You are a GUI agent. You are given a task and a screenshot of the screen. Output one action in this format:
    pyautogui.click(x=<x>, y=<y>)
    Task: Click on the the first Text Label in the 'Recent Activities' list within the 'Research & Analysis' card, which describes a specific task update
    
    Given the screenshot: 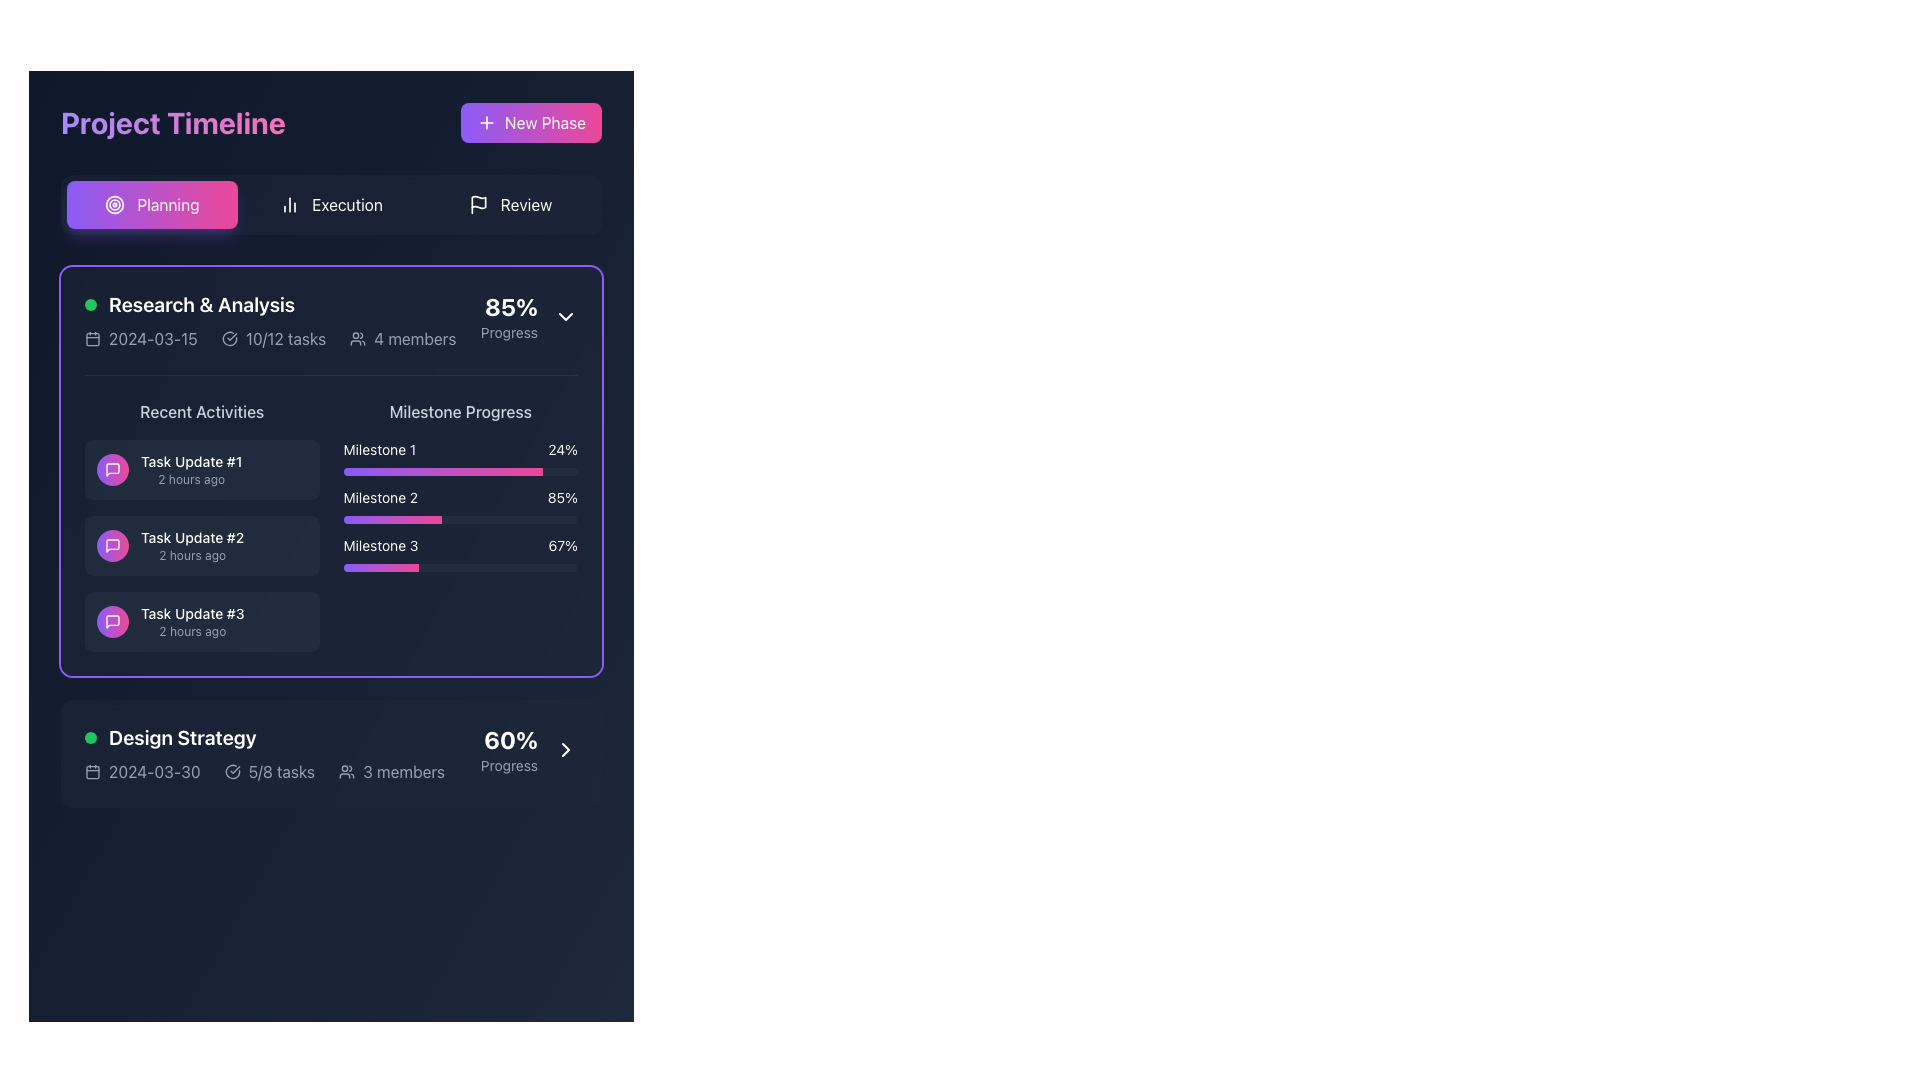 What is the action you would take?
    pyautogui.click(x=191, y=462)
    